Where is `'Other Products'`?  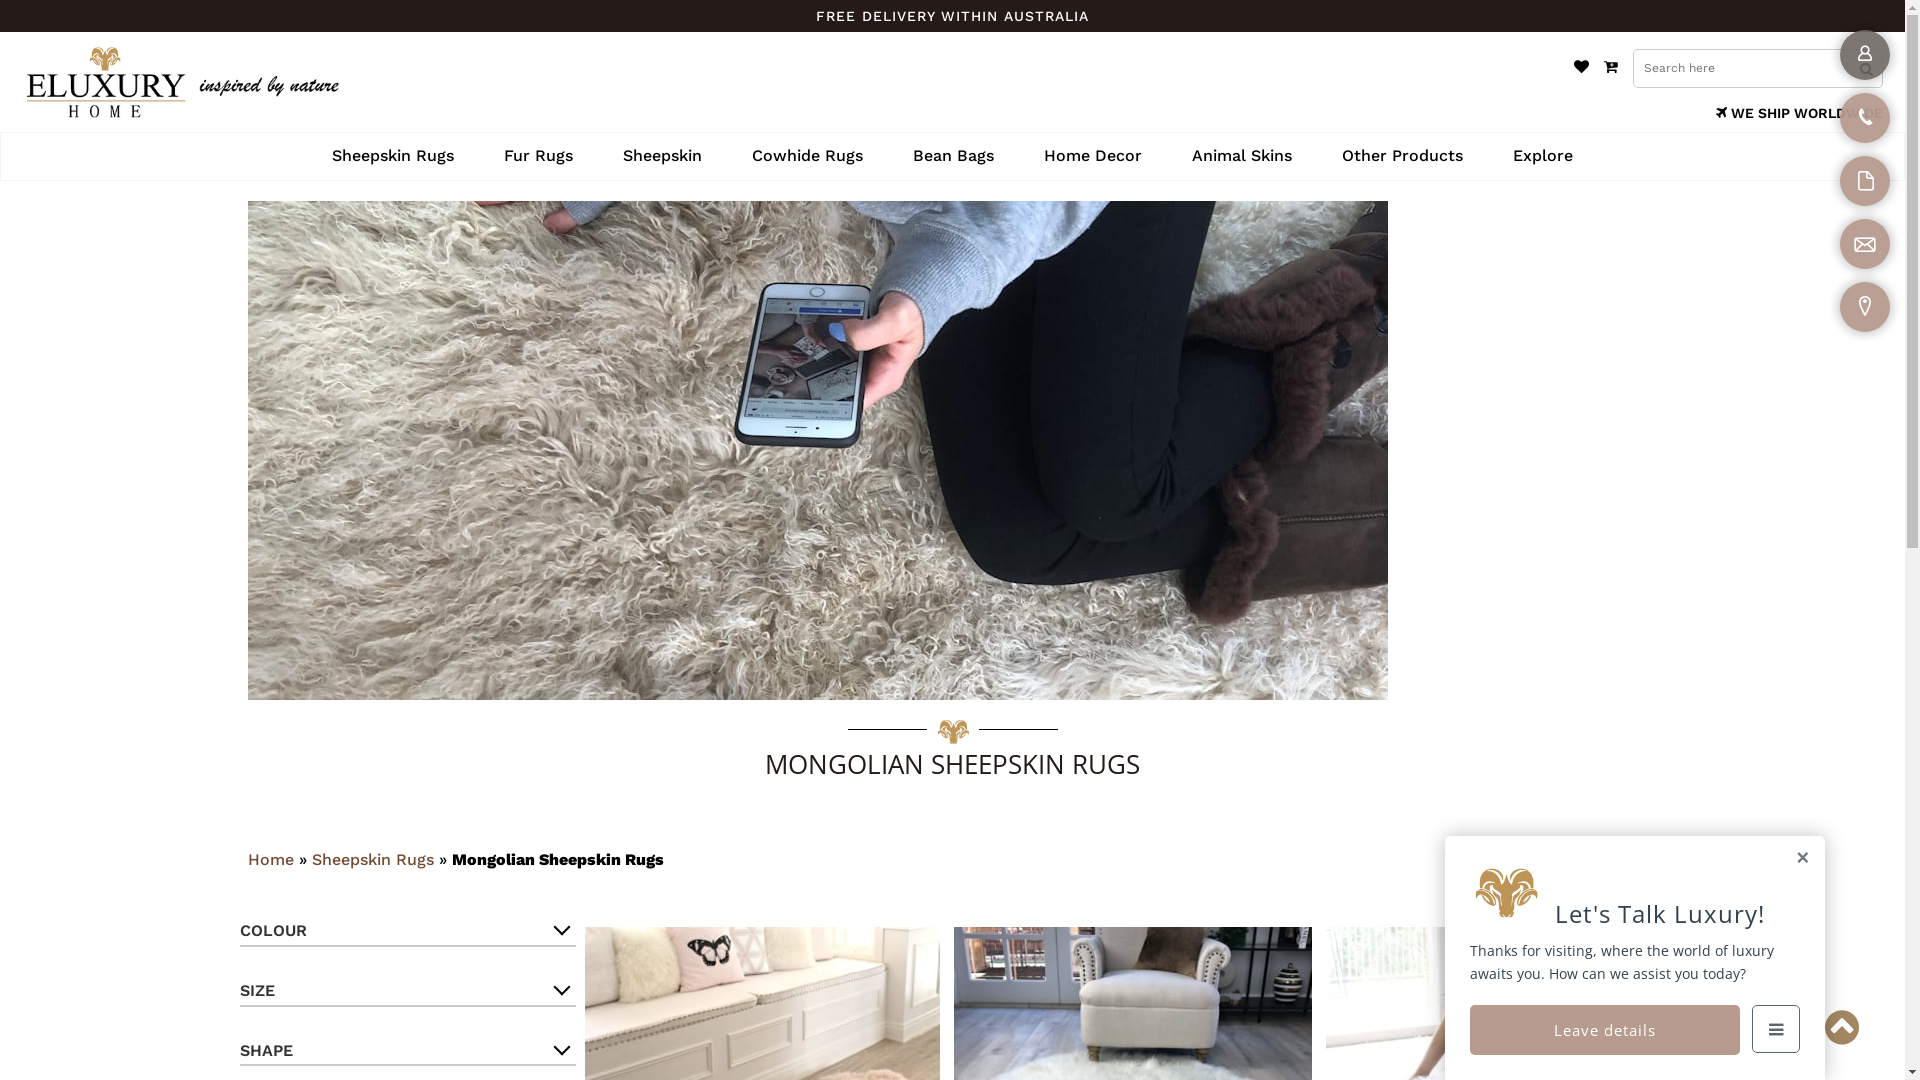 'Other Products' is located at coordinates (1401, 155).